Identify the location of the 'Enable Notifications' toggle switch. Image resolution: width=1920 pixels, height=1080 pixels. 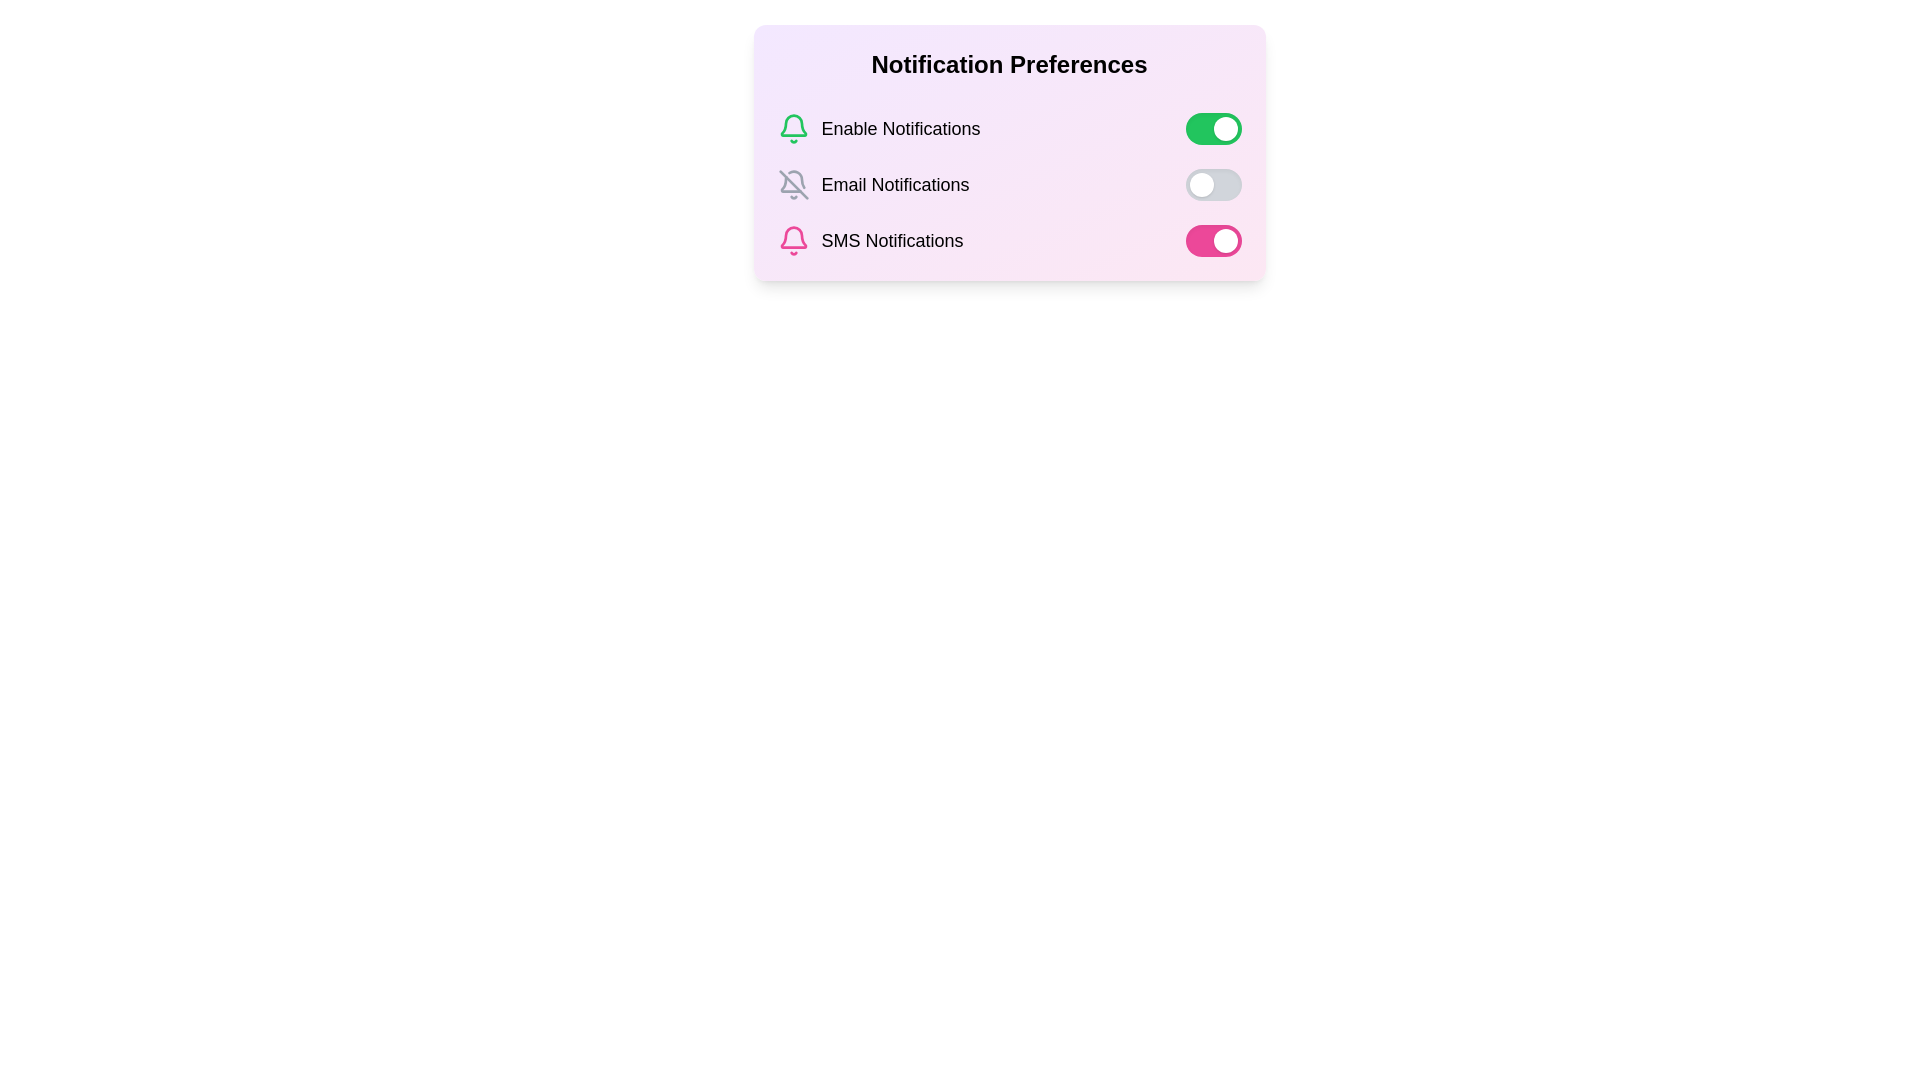
(1009, 128).